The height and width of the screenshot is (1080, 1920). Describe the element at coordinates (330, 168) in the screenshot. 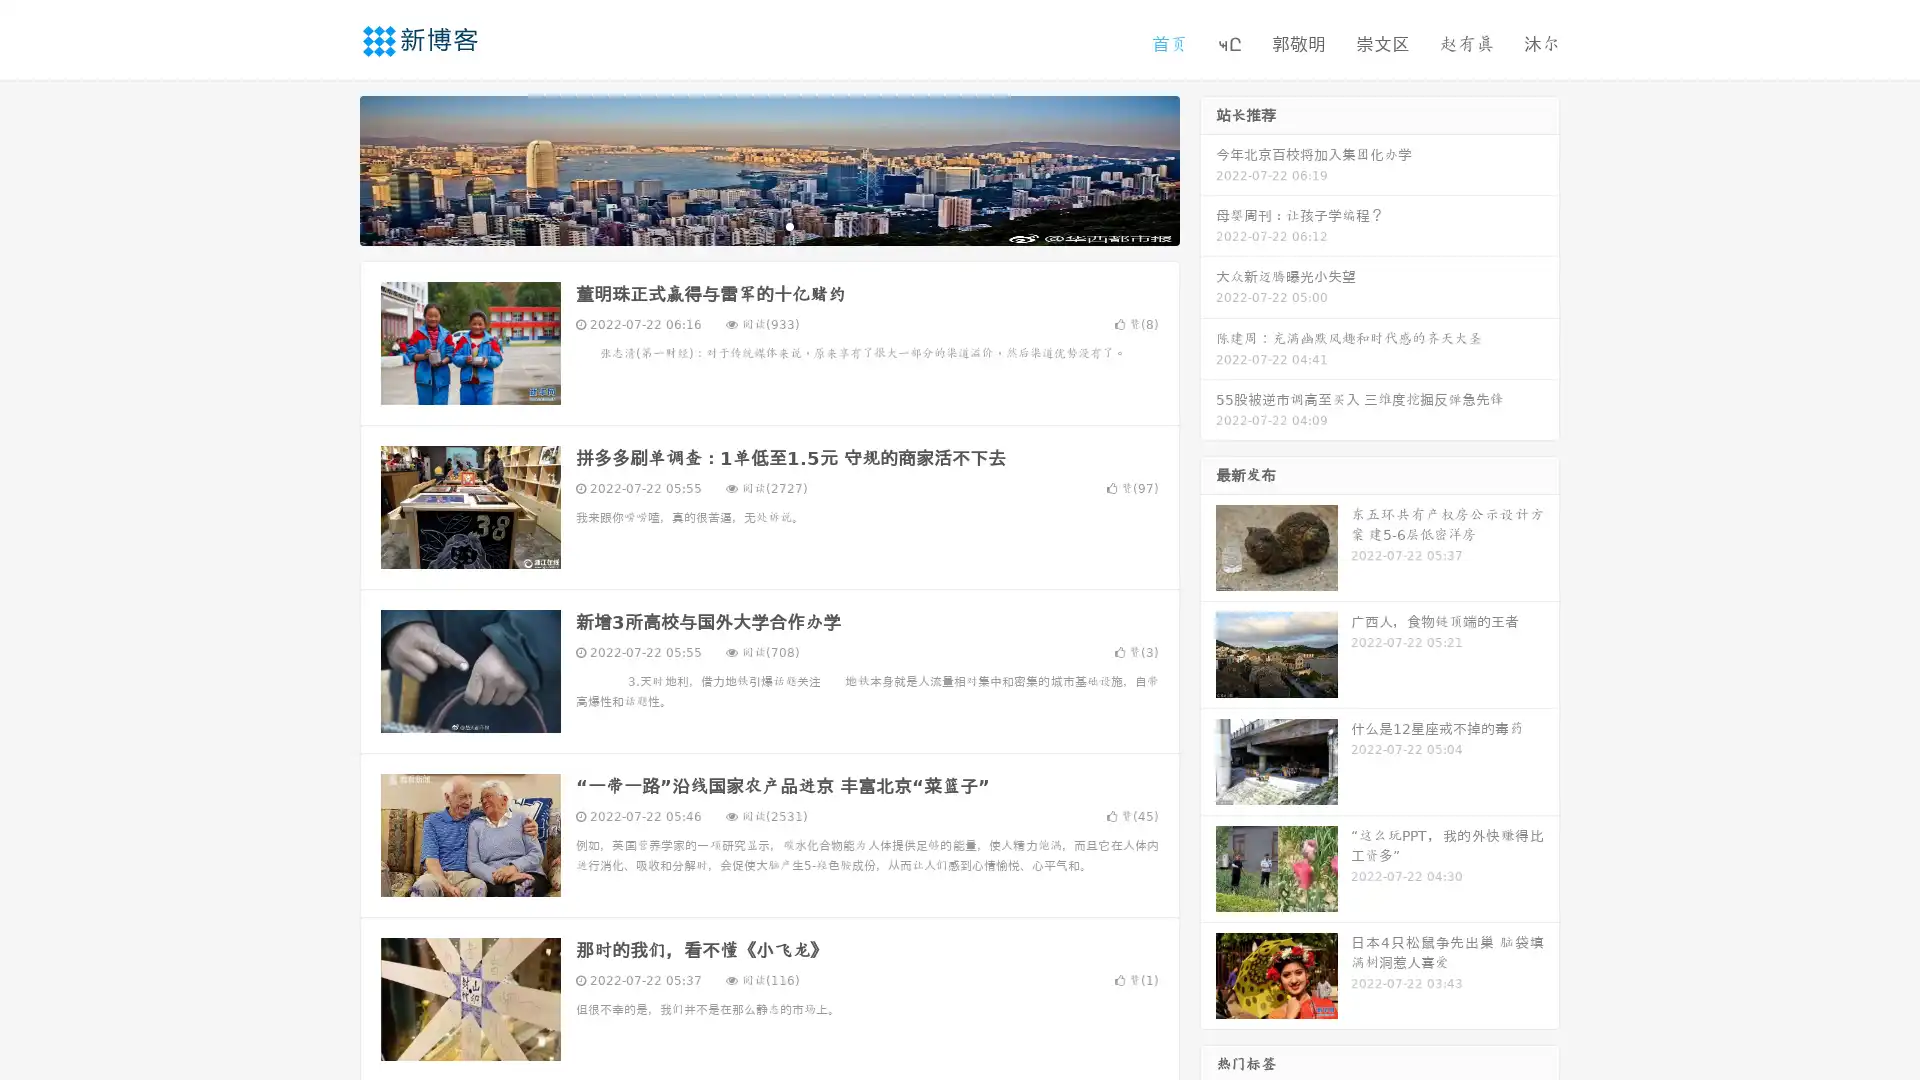

I see `Previous slide` at that location.